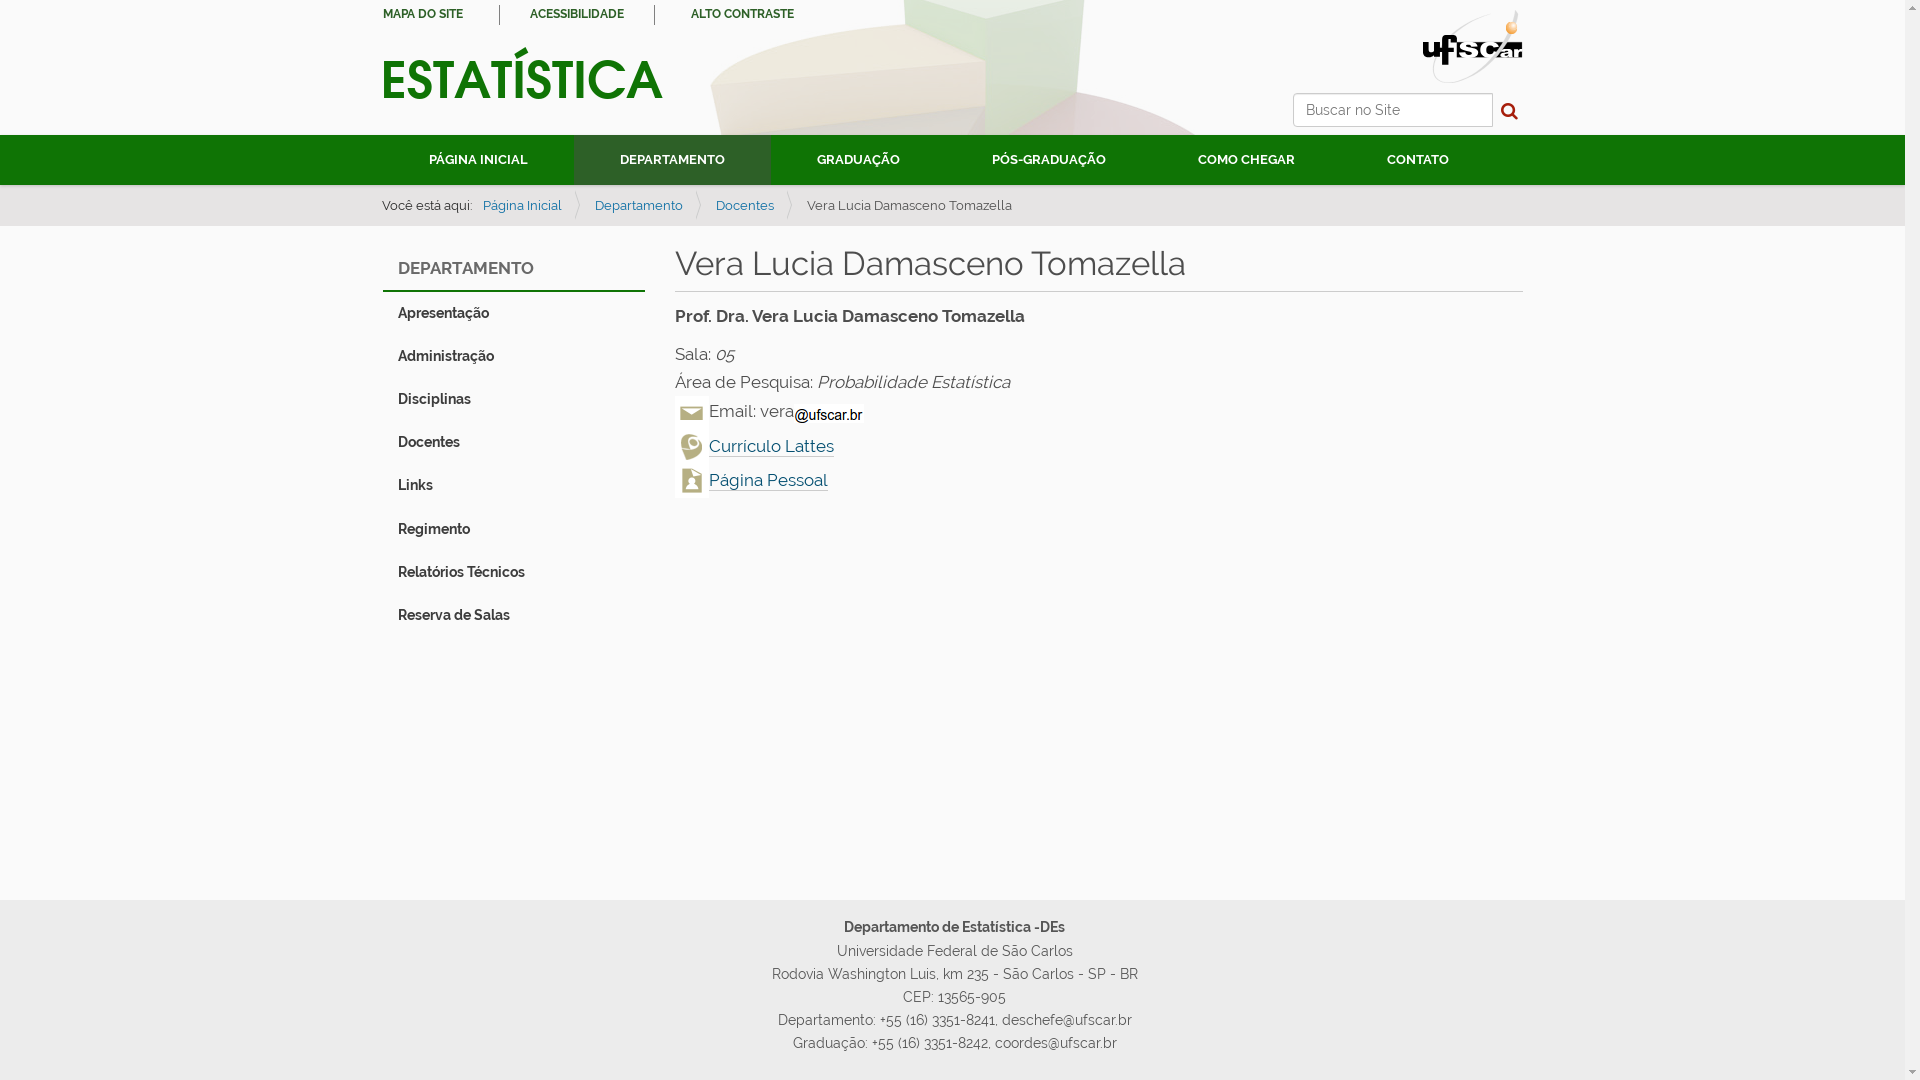 This screenshot has height=1080, width=1920. Describe the element at coordinates (1472, 45) in the screenshot. I see `'Portal UFSCar'` at that location.